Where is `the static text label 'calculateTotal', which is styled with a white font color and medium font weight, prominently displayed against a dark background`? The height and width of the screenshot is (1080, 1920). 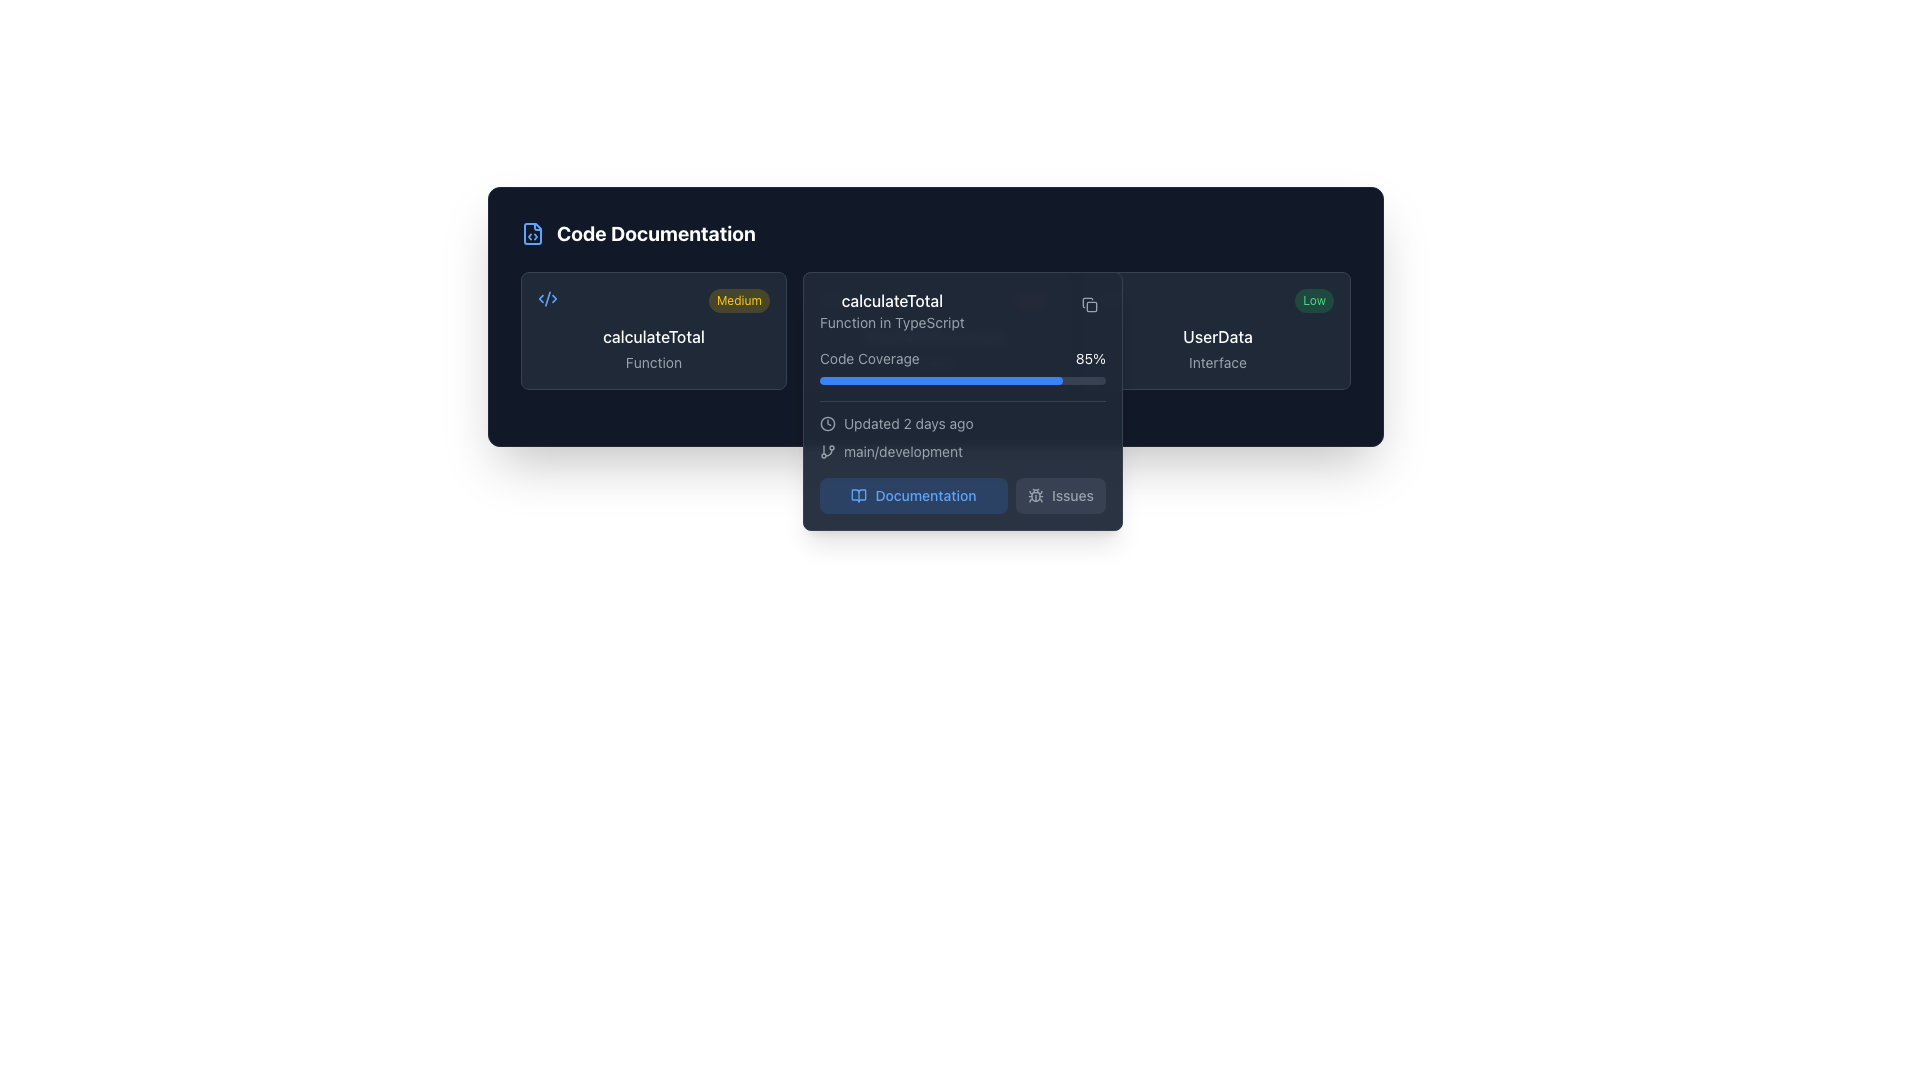 the static text label 'calculateTotal', which is styled with a white font color and medium font weight, prominently displayed against a dark background is located at coordinates (891, 300).